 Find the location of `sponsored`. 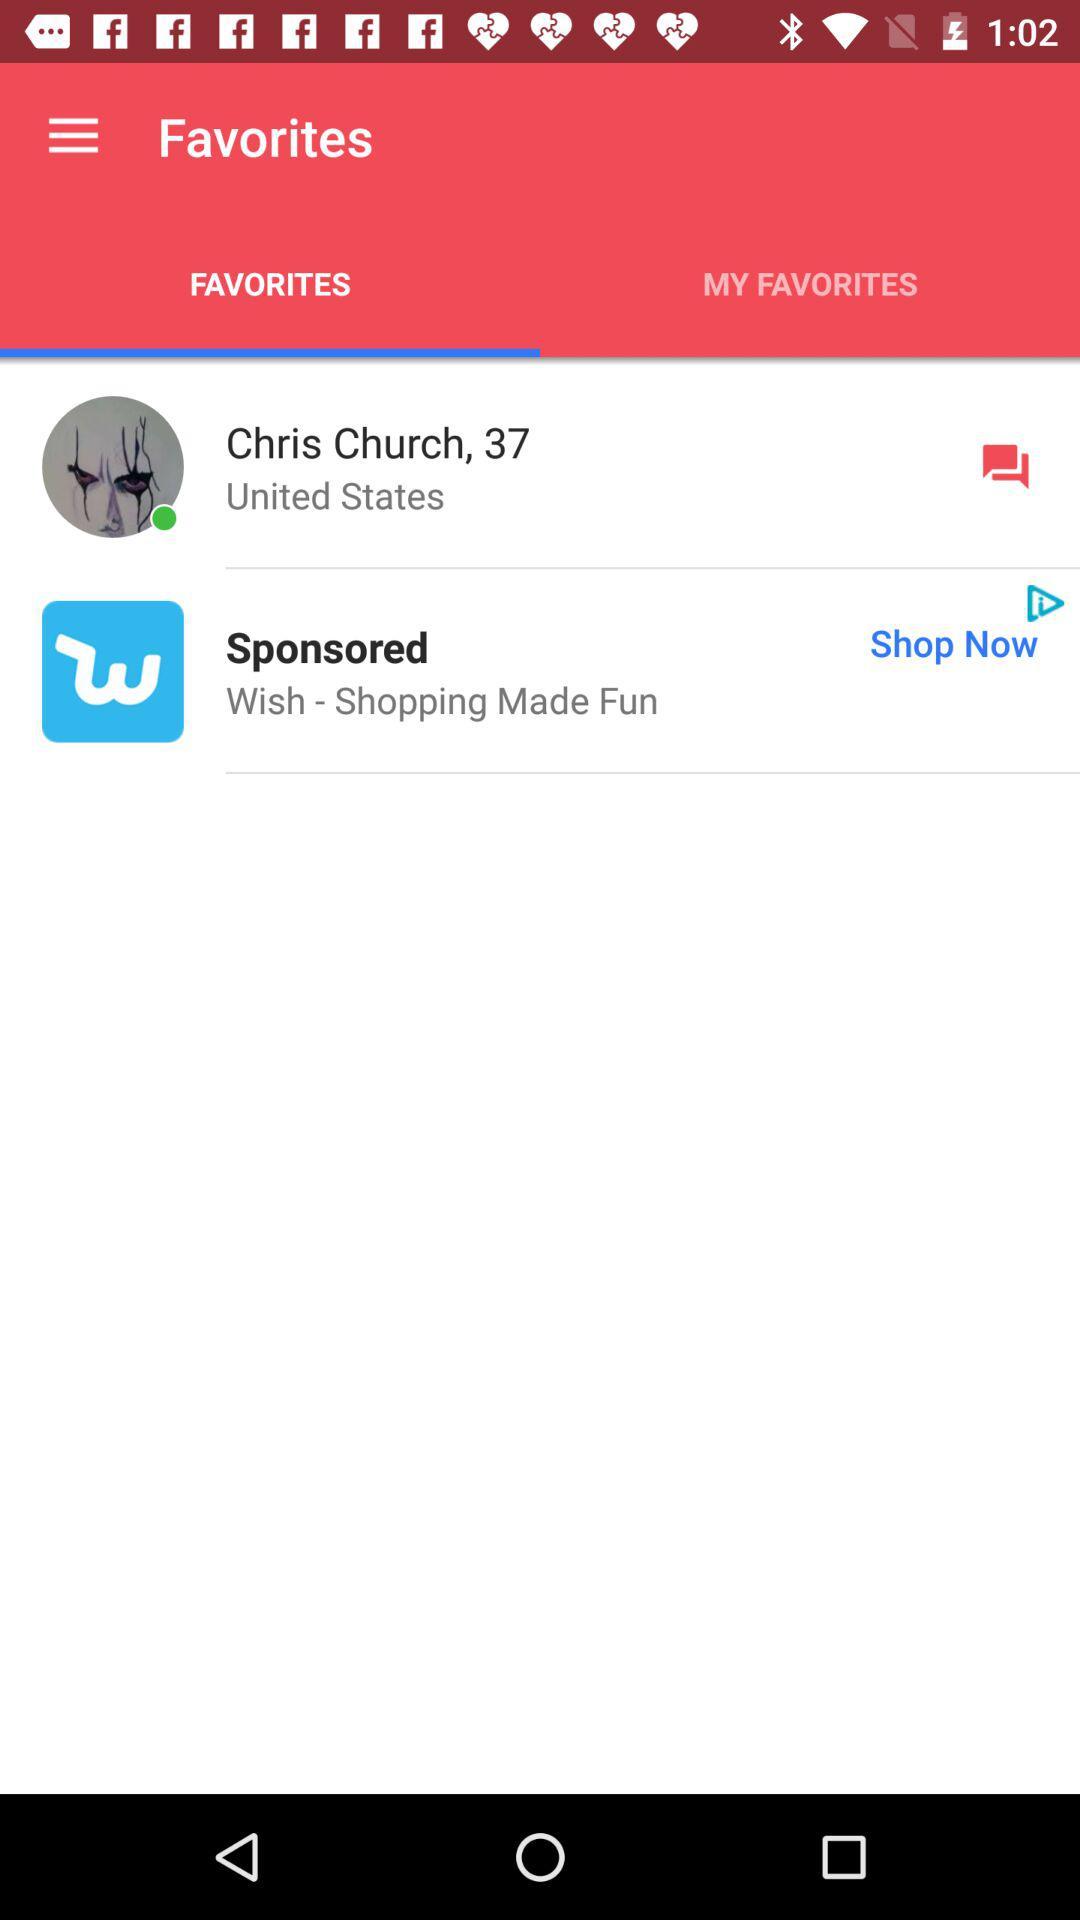

sponsored is located at coordinates (326, 646).